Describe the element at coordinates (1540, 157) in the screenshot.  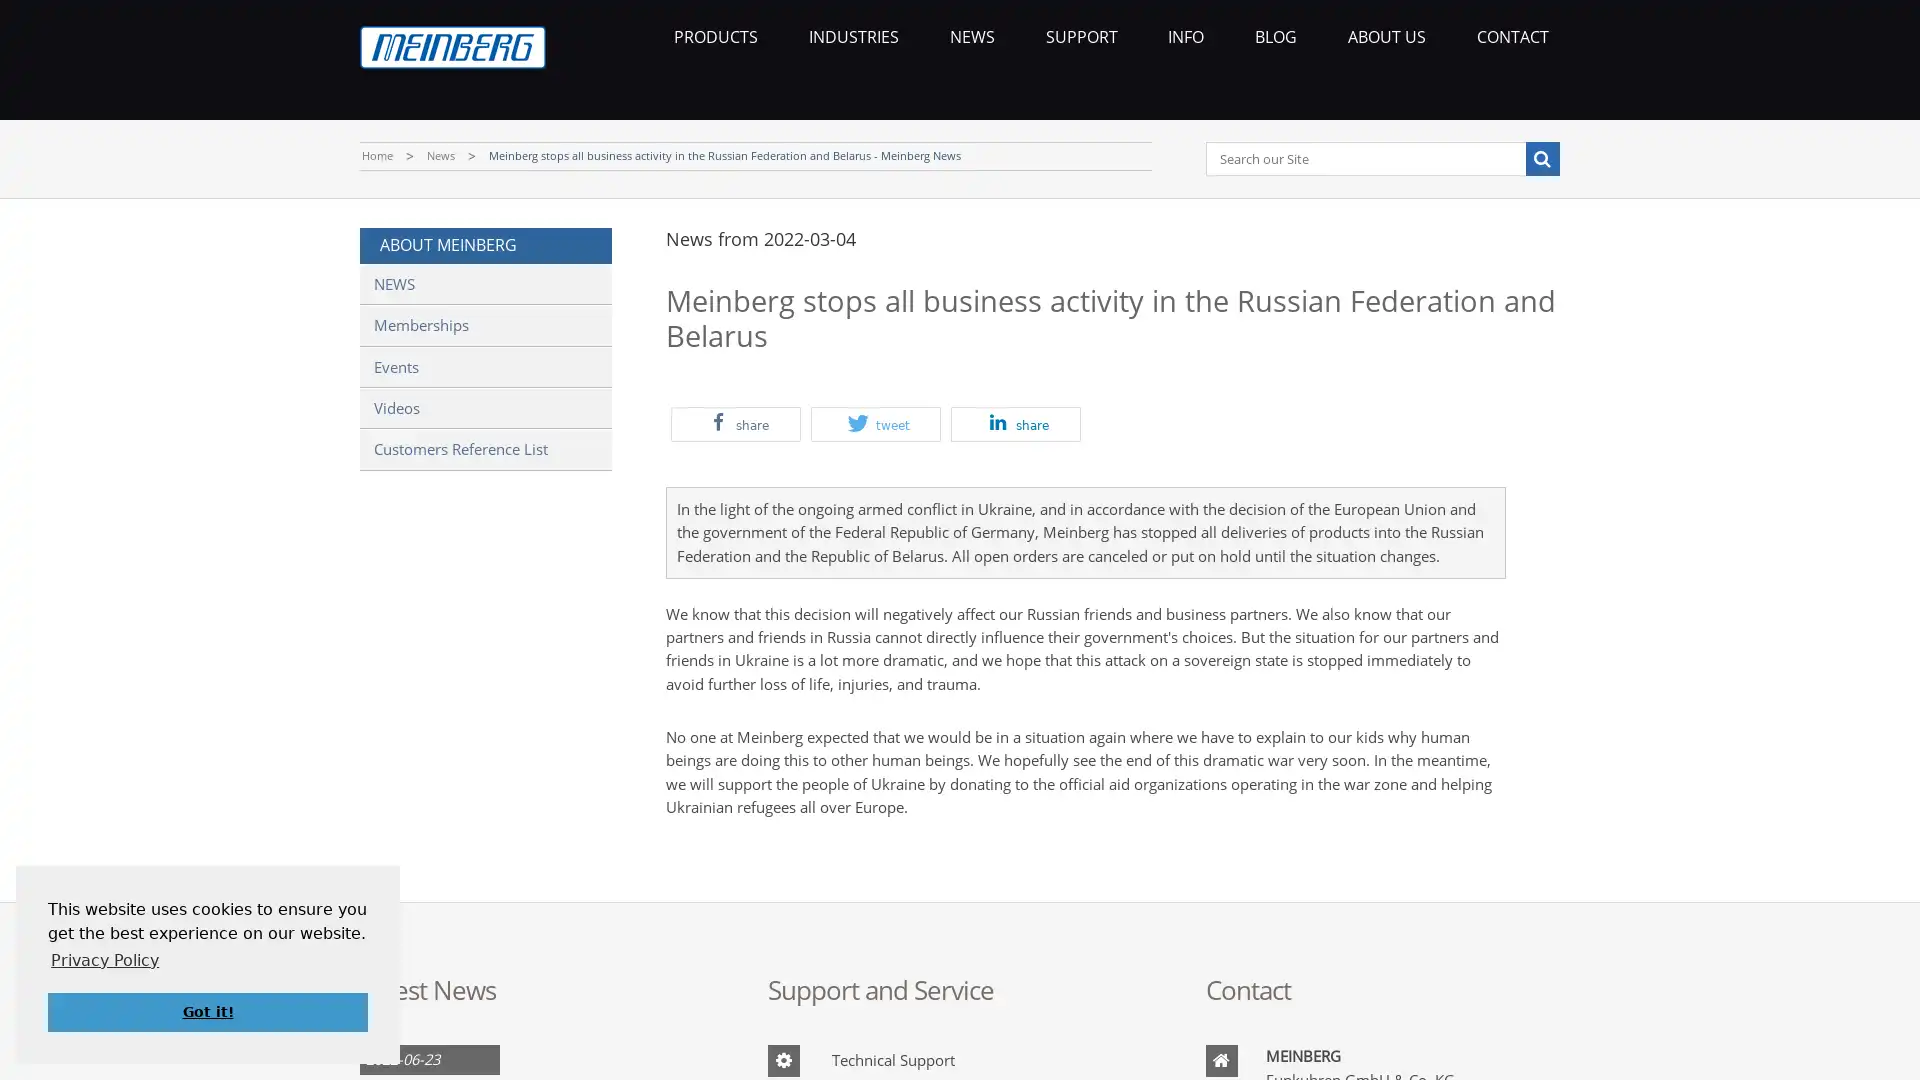
I see `Search` at that location.